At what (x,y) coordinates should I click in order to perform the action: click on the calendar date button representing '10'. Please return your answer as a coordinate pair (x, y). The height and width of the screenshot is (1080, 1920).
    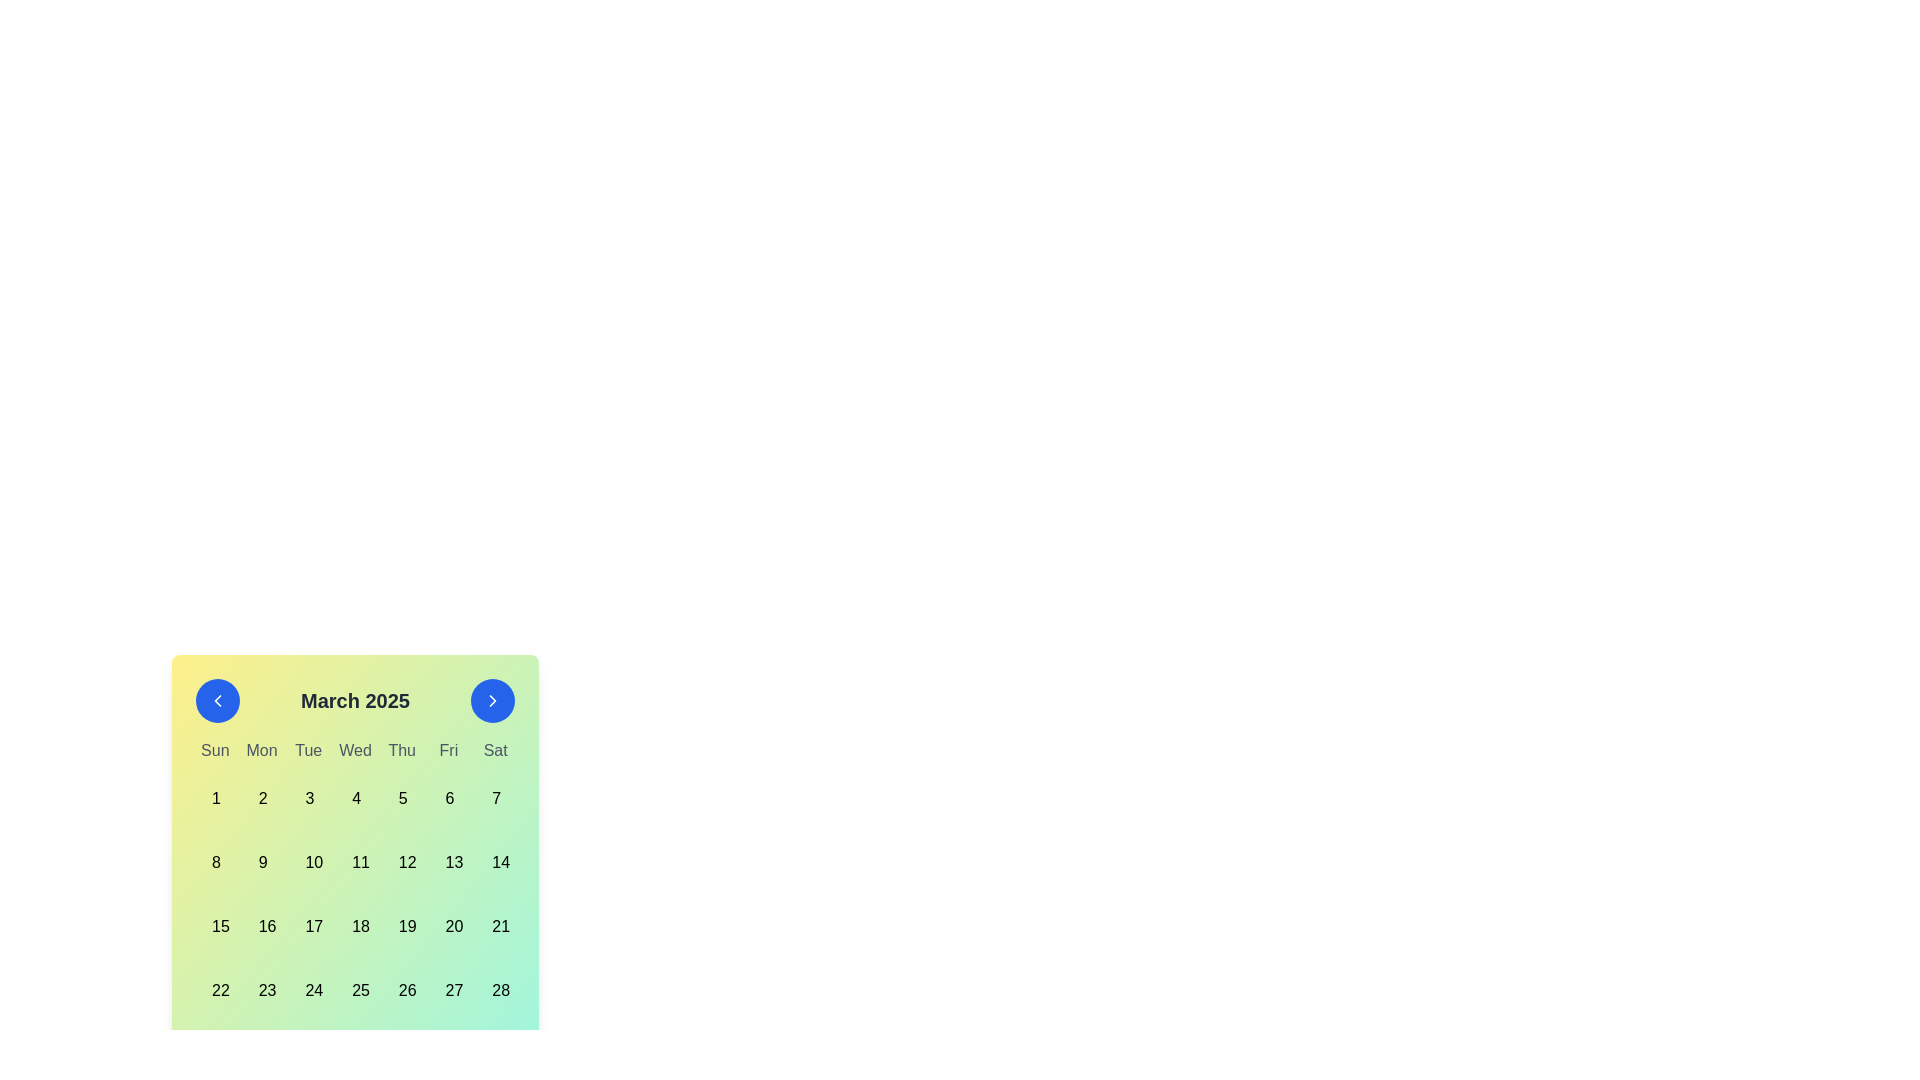
    Looking at the image, I should click on (307, 862).